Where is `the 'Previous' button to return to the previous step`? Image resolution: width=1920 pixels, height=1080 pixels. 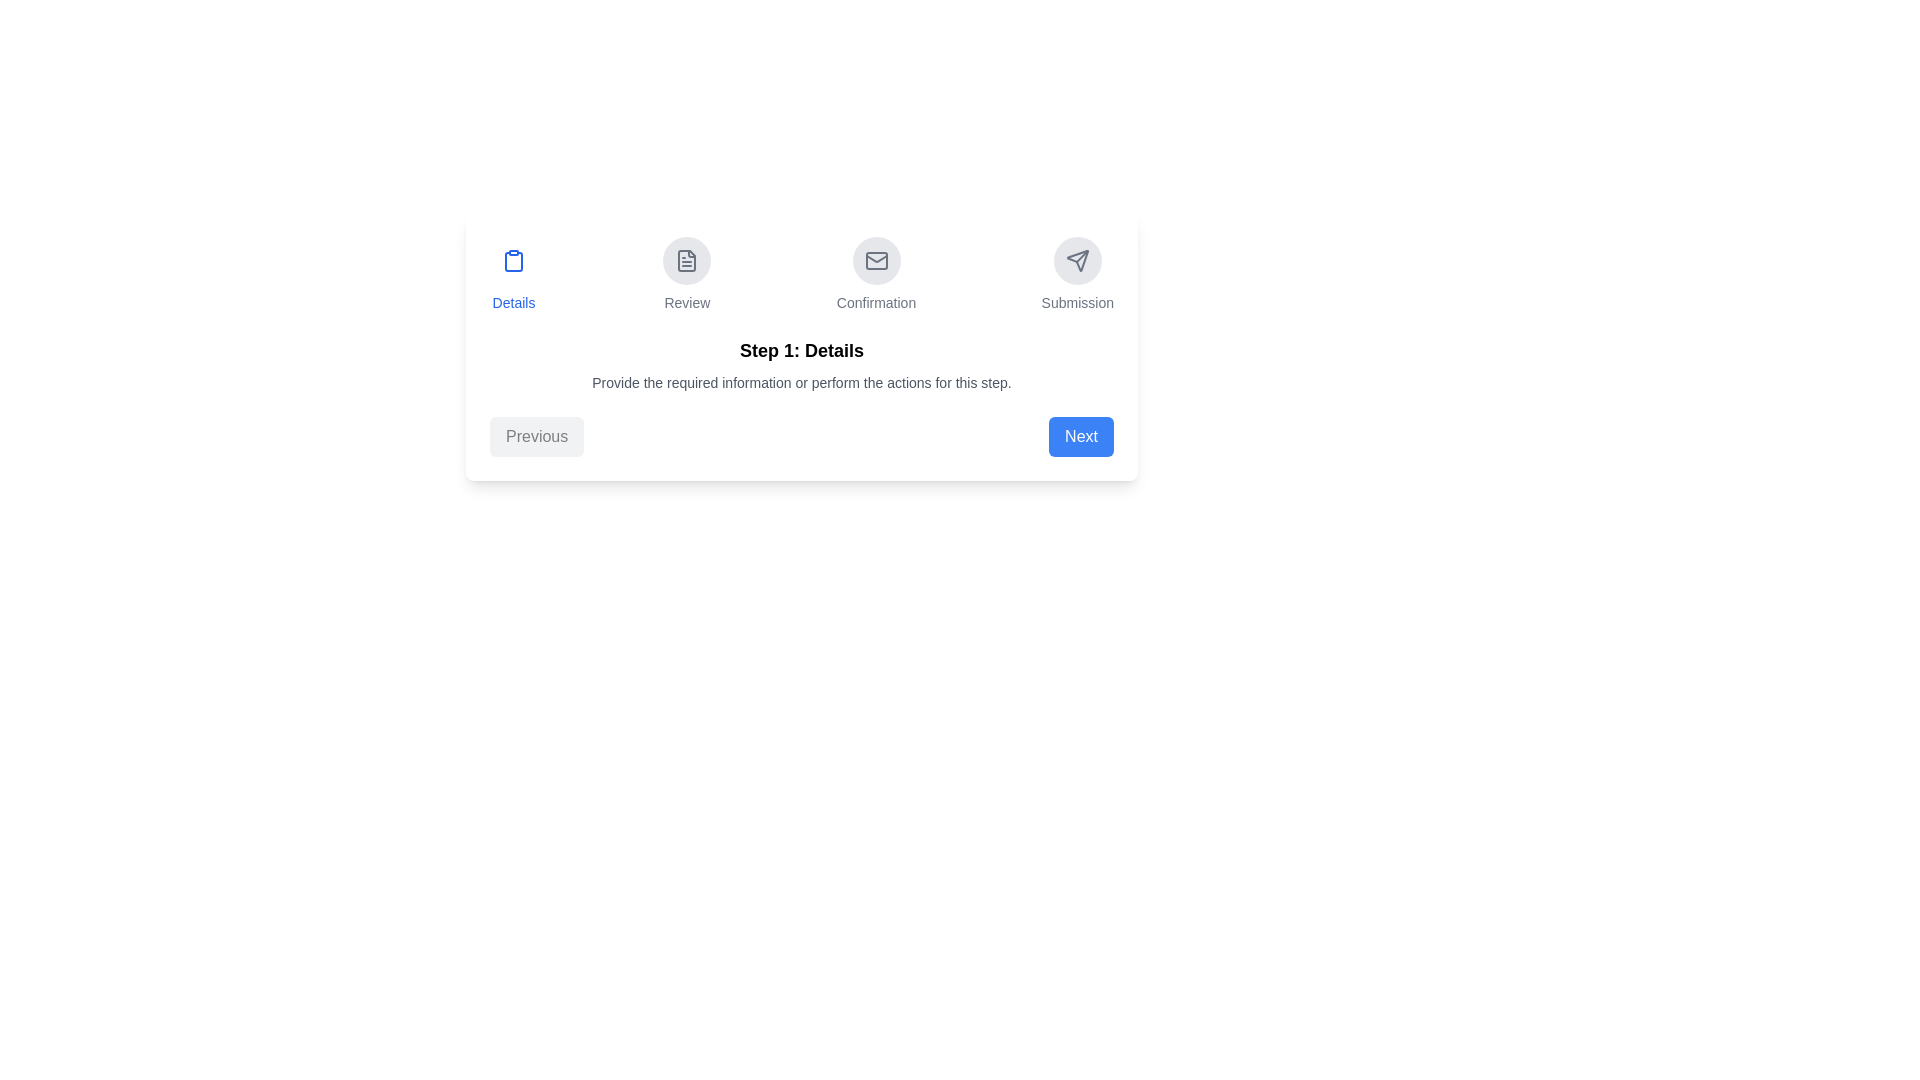
the 'Previous' button to return to the previous step is located at coordinates (537, 435).